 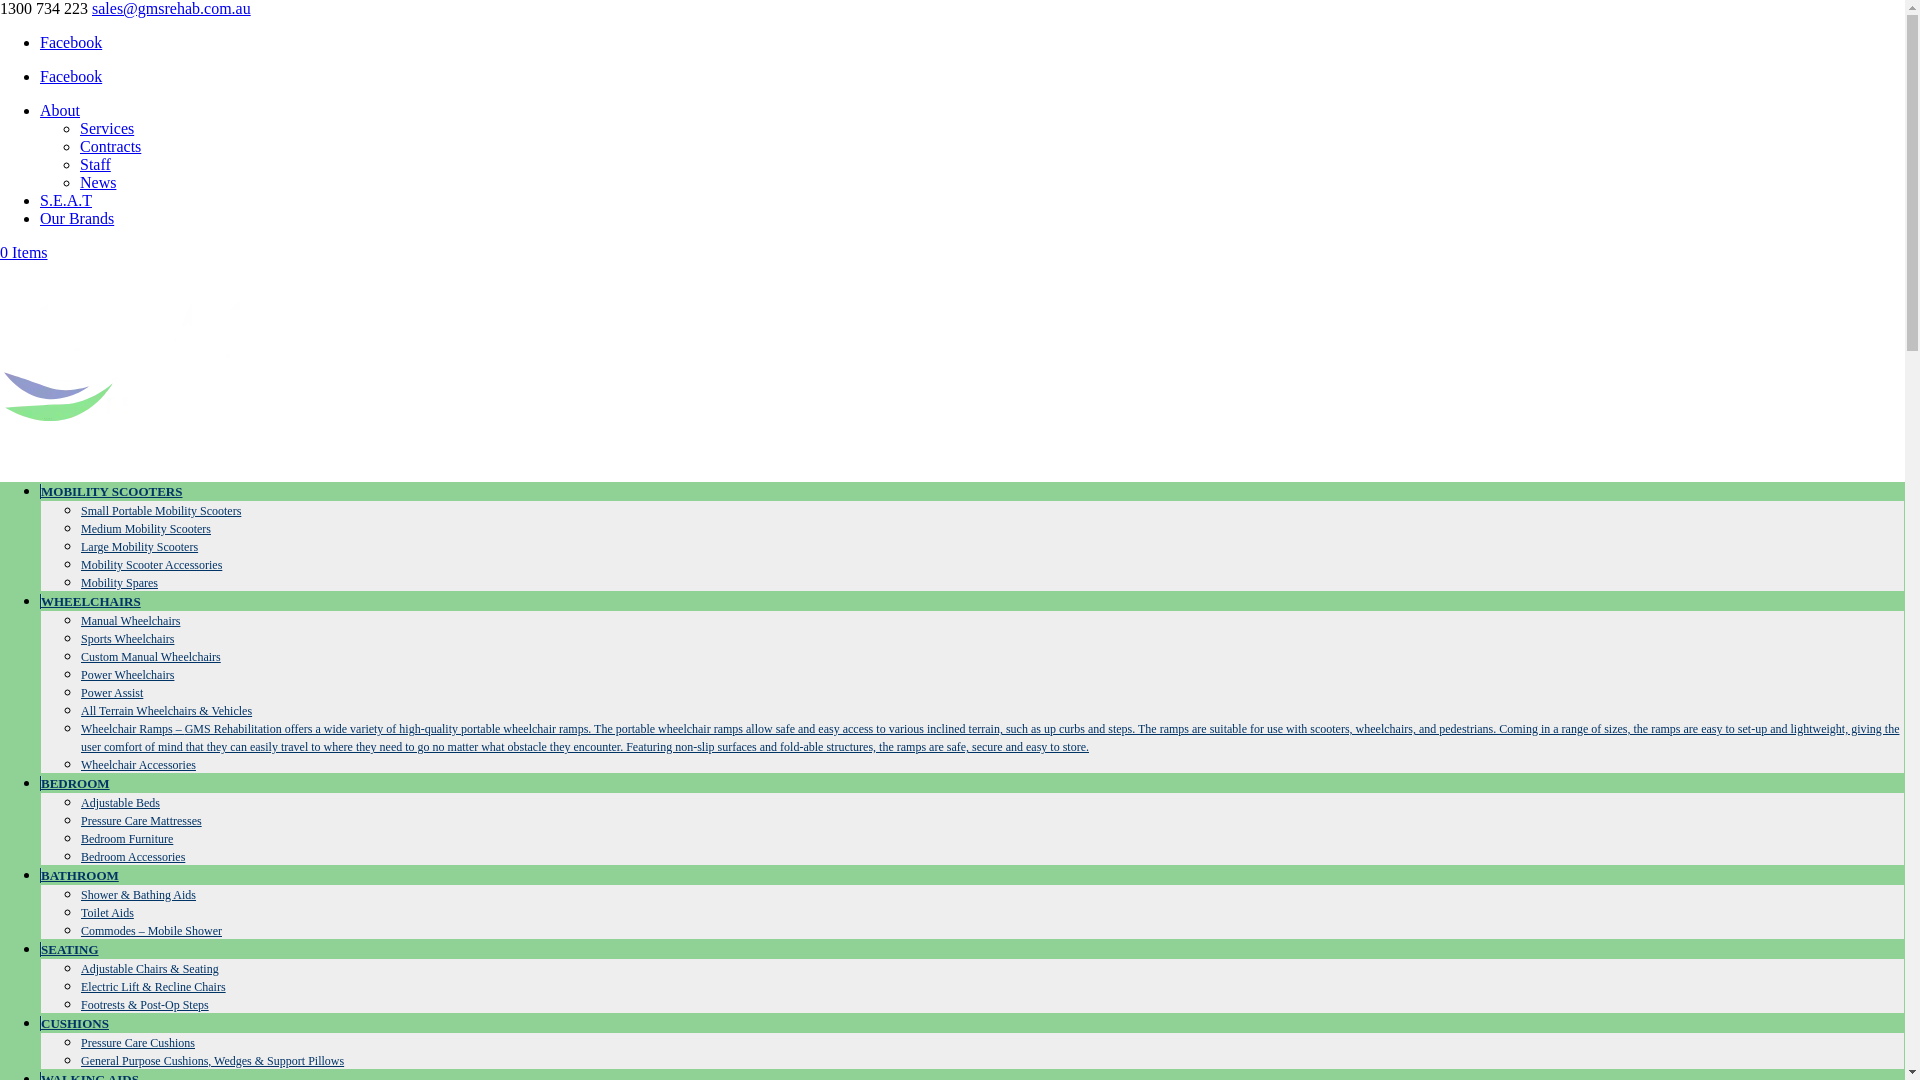 I want to click on 'Power Assist', so click(x=110, y=692).